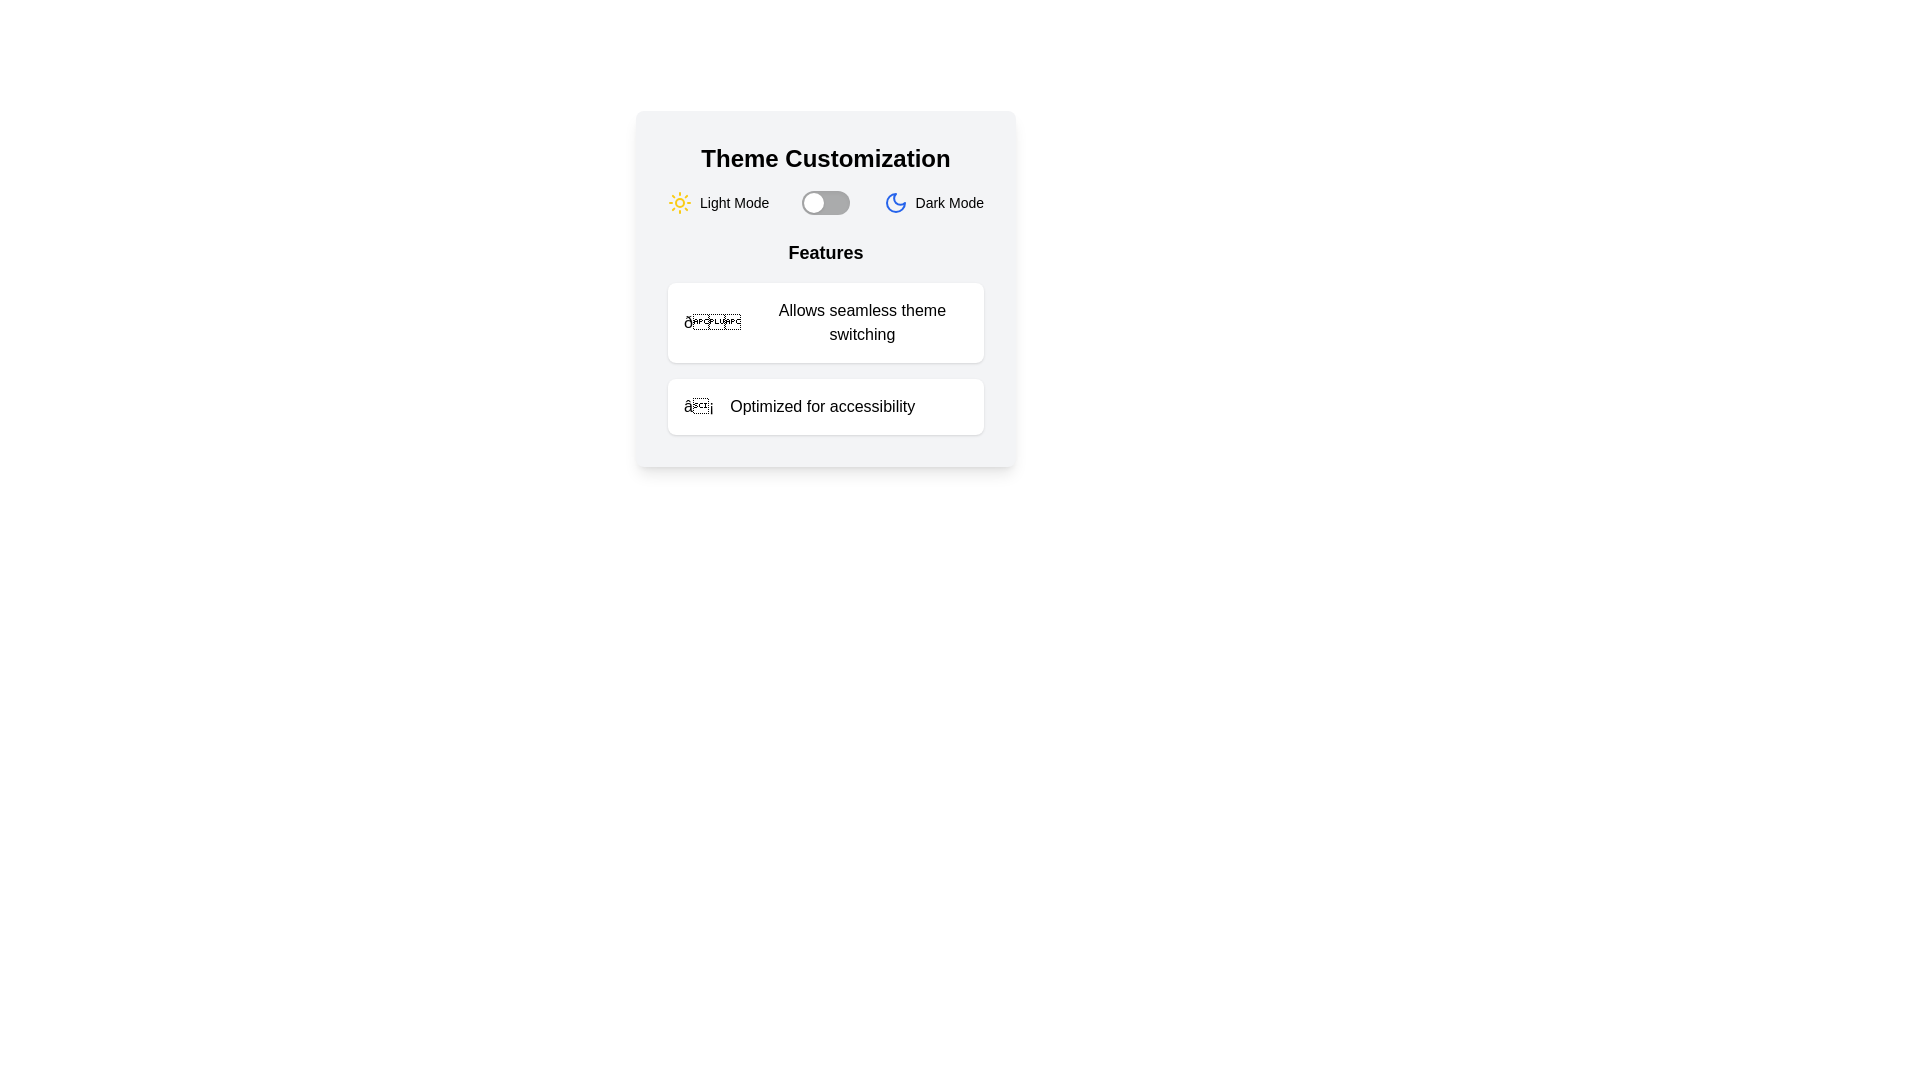 This screenshot has height=1080, width=1920. What do you see at coordinates (718, 203) in the screenshot?
I see `the label with icon that provides information about the current theme setting, located in the 'Theme Customization' section, to the left of the toggle switch` at bounding box center [718, 203].